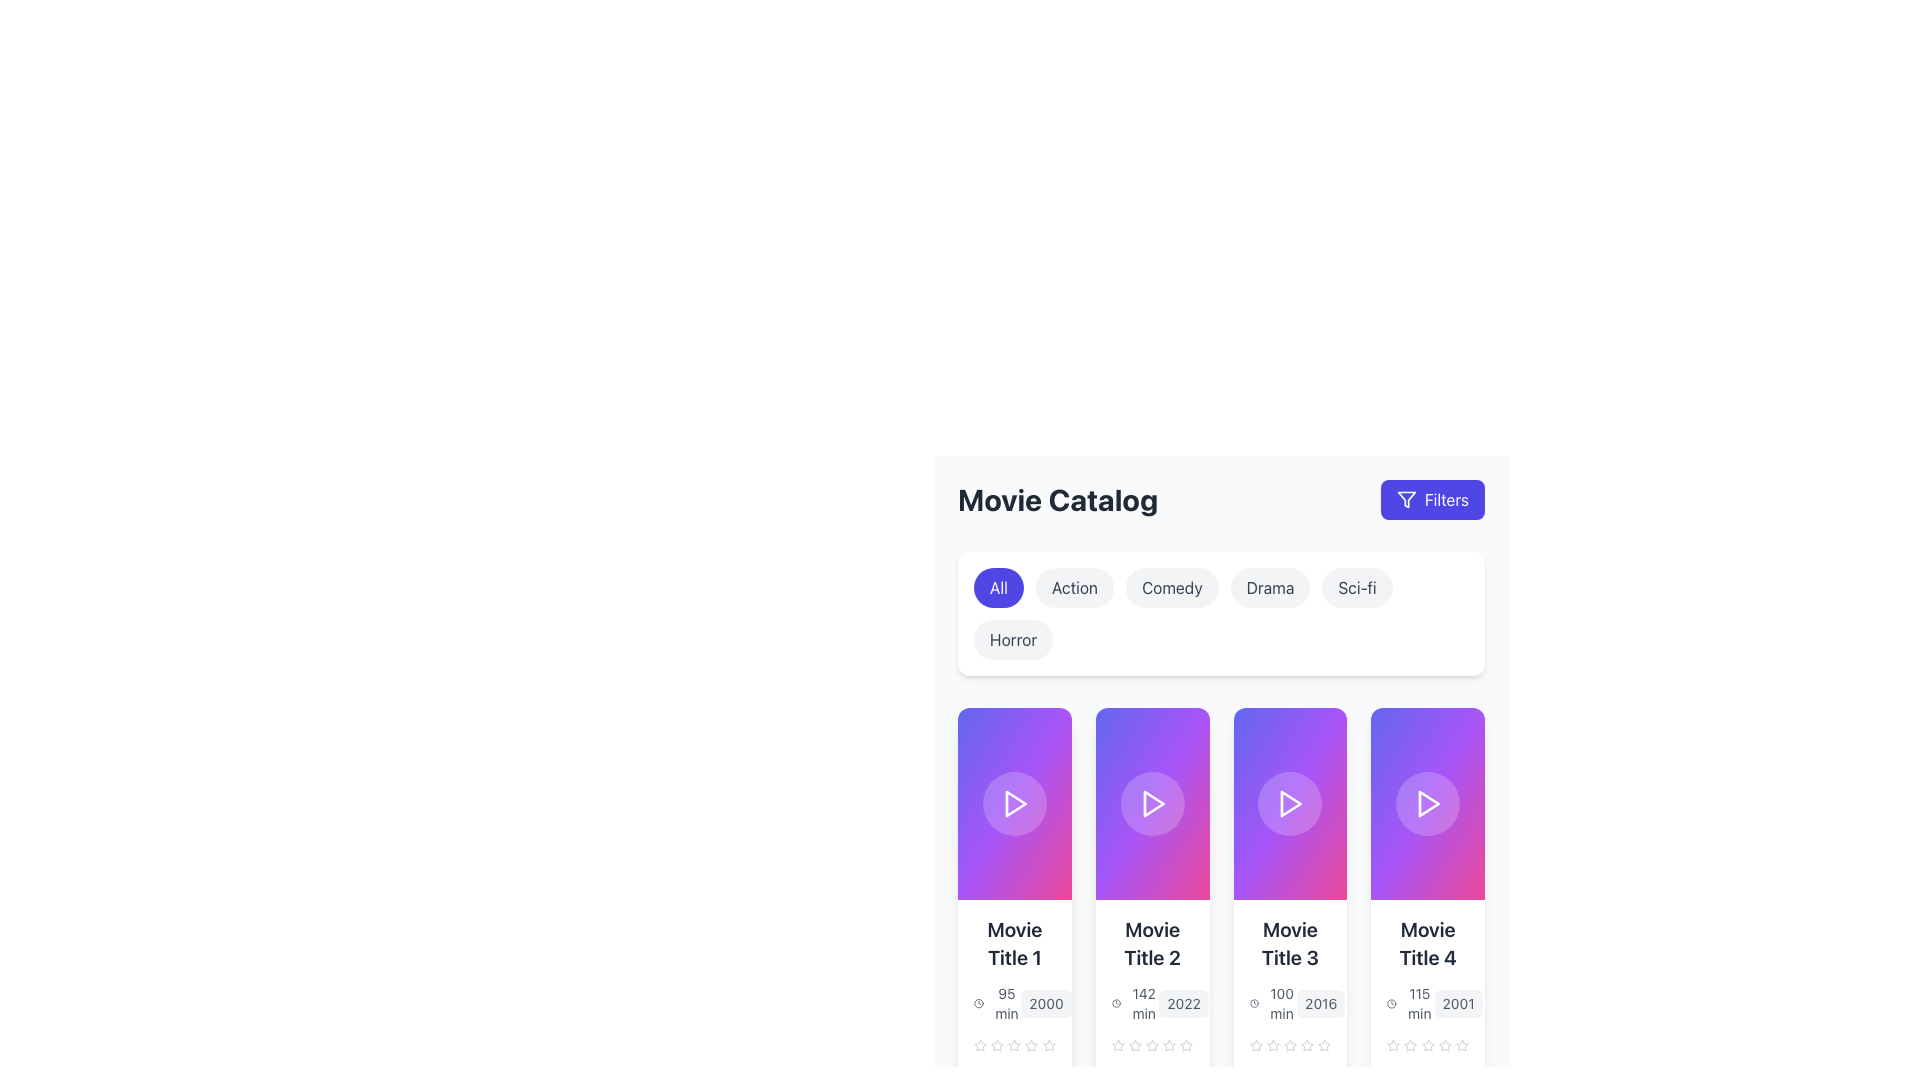  Describe the element at coordinates (1290, 802) in the screenshot. I see `the Play Button with Background located at the uppermost portion of the card labeled 'Movie Title 3' to play the associated media` at that location.